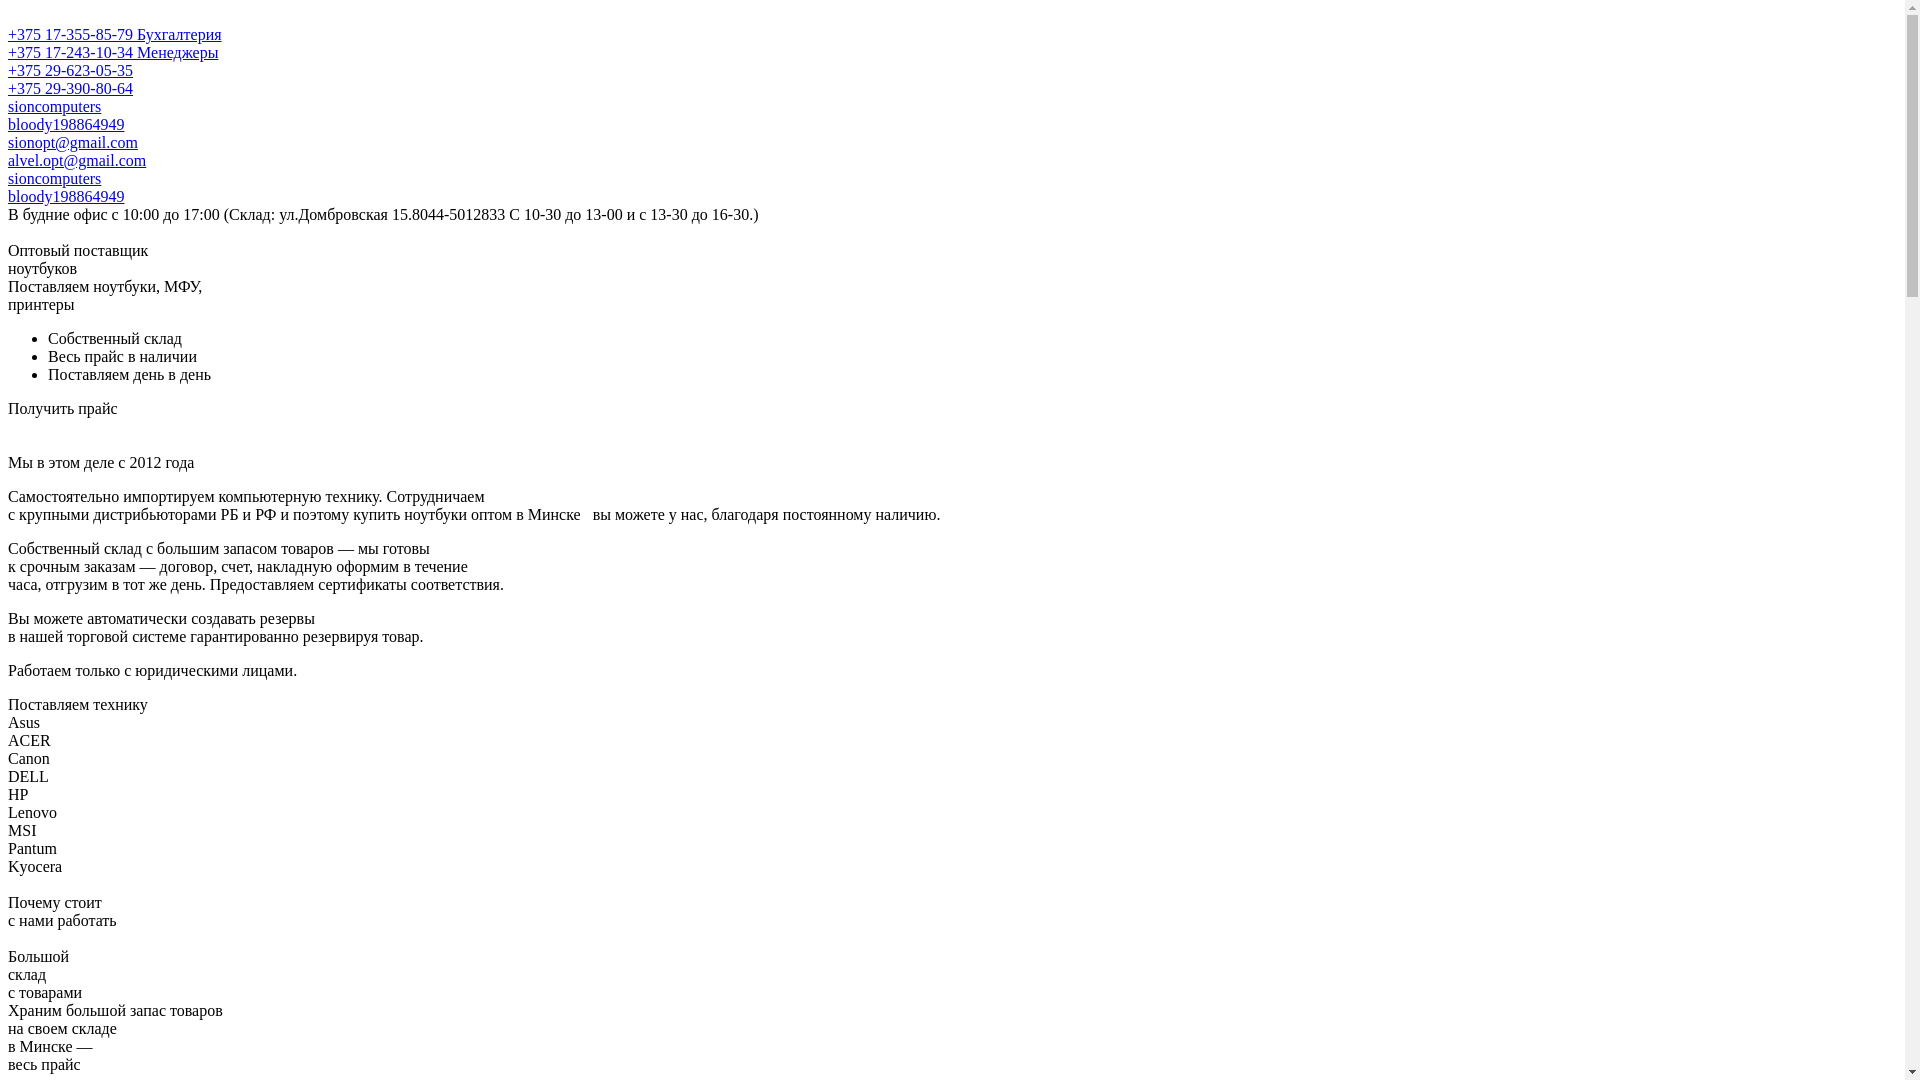 This screenshot has height=1080, width=1920. Describe the element at coordinates (70, 87) in the screenshot. I see `'+375 29-390-80-64'` at that location.